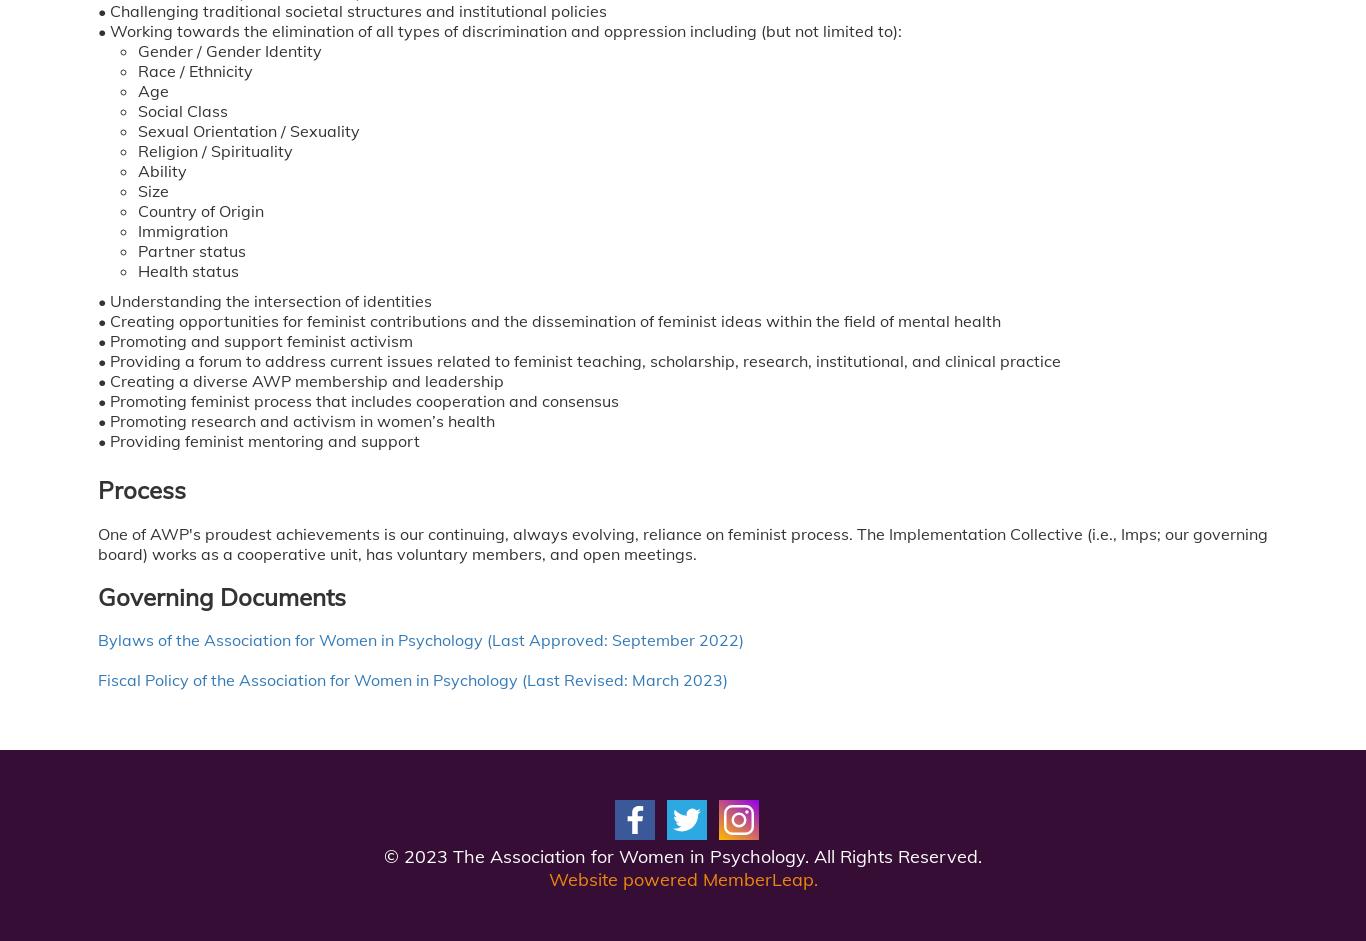 This screenshot has width=1366, height=941. Describe the element at coordinates (182, 110) in the screenshot. I see `'Social Class'` at that location.